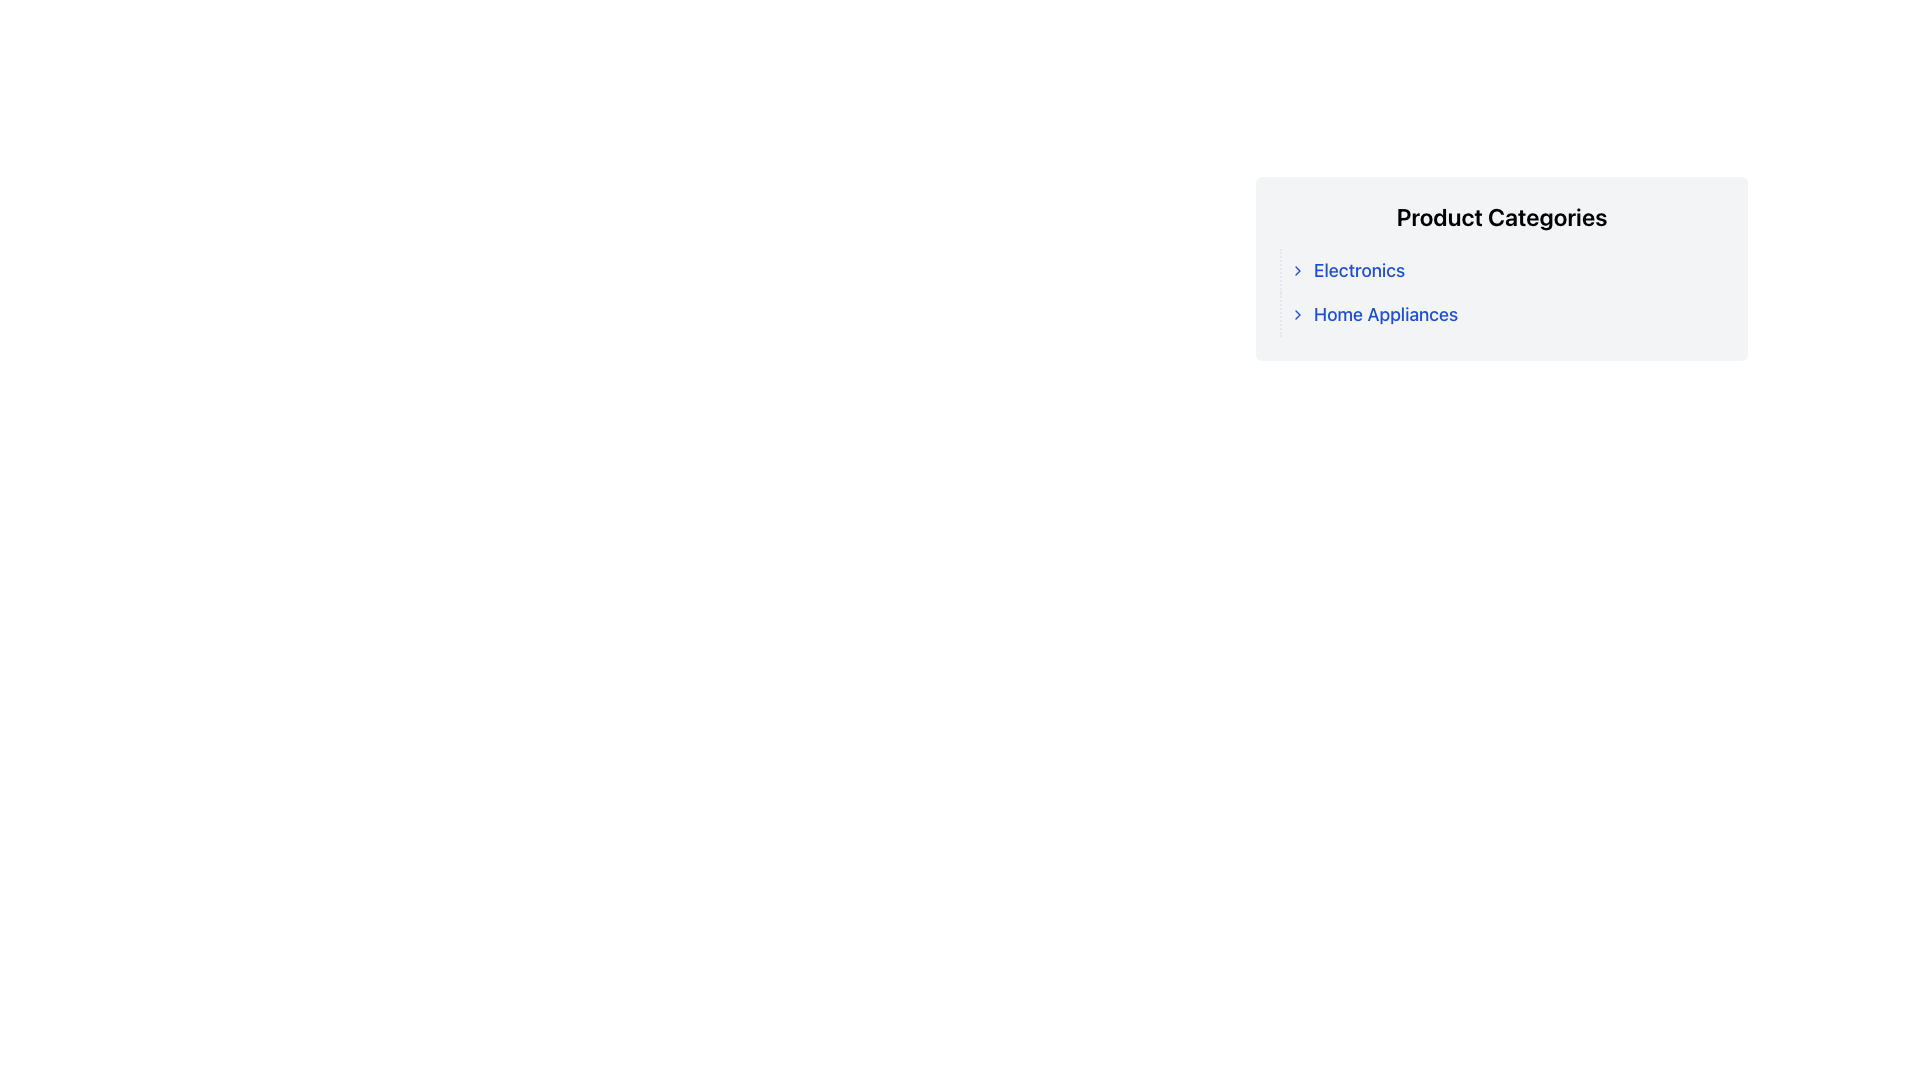  I want to click on the chevron icon for 'Home Appliances', so click(1297, 315).